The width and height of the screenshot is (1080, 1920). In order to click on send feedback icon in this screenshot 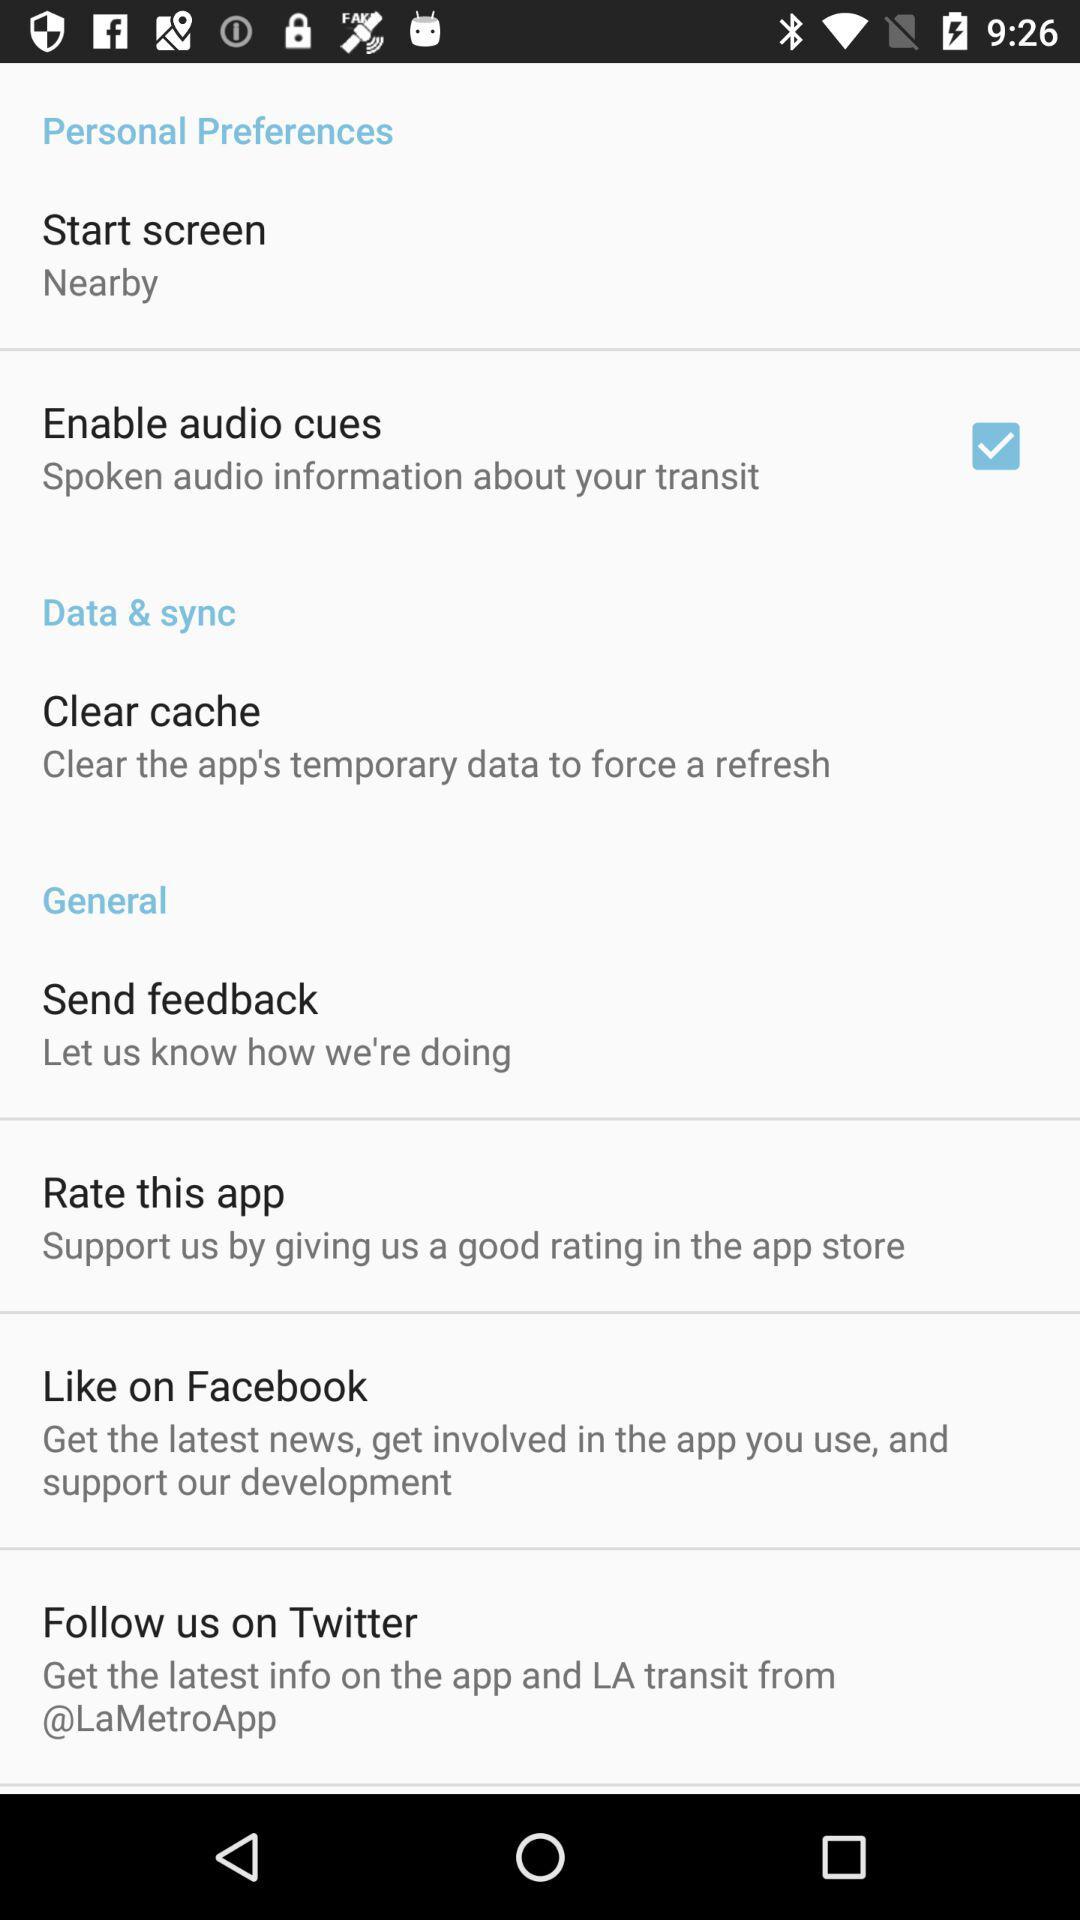, I will do `click(180, 997)`.